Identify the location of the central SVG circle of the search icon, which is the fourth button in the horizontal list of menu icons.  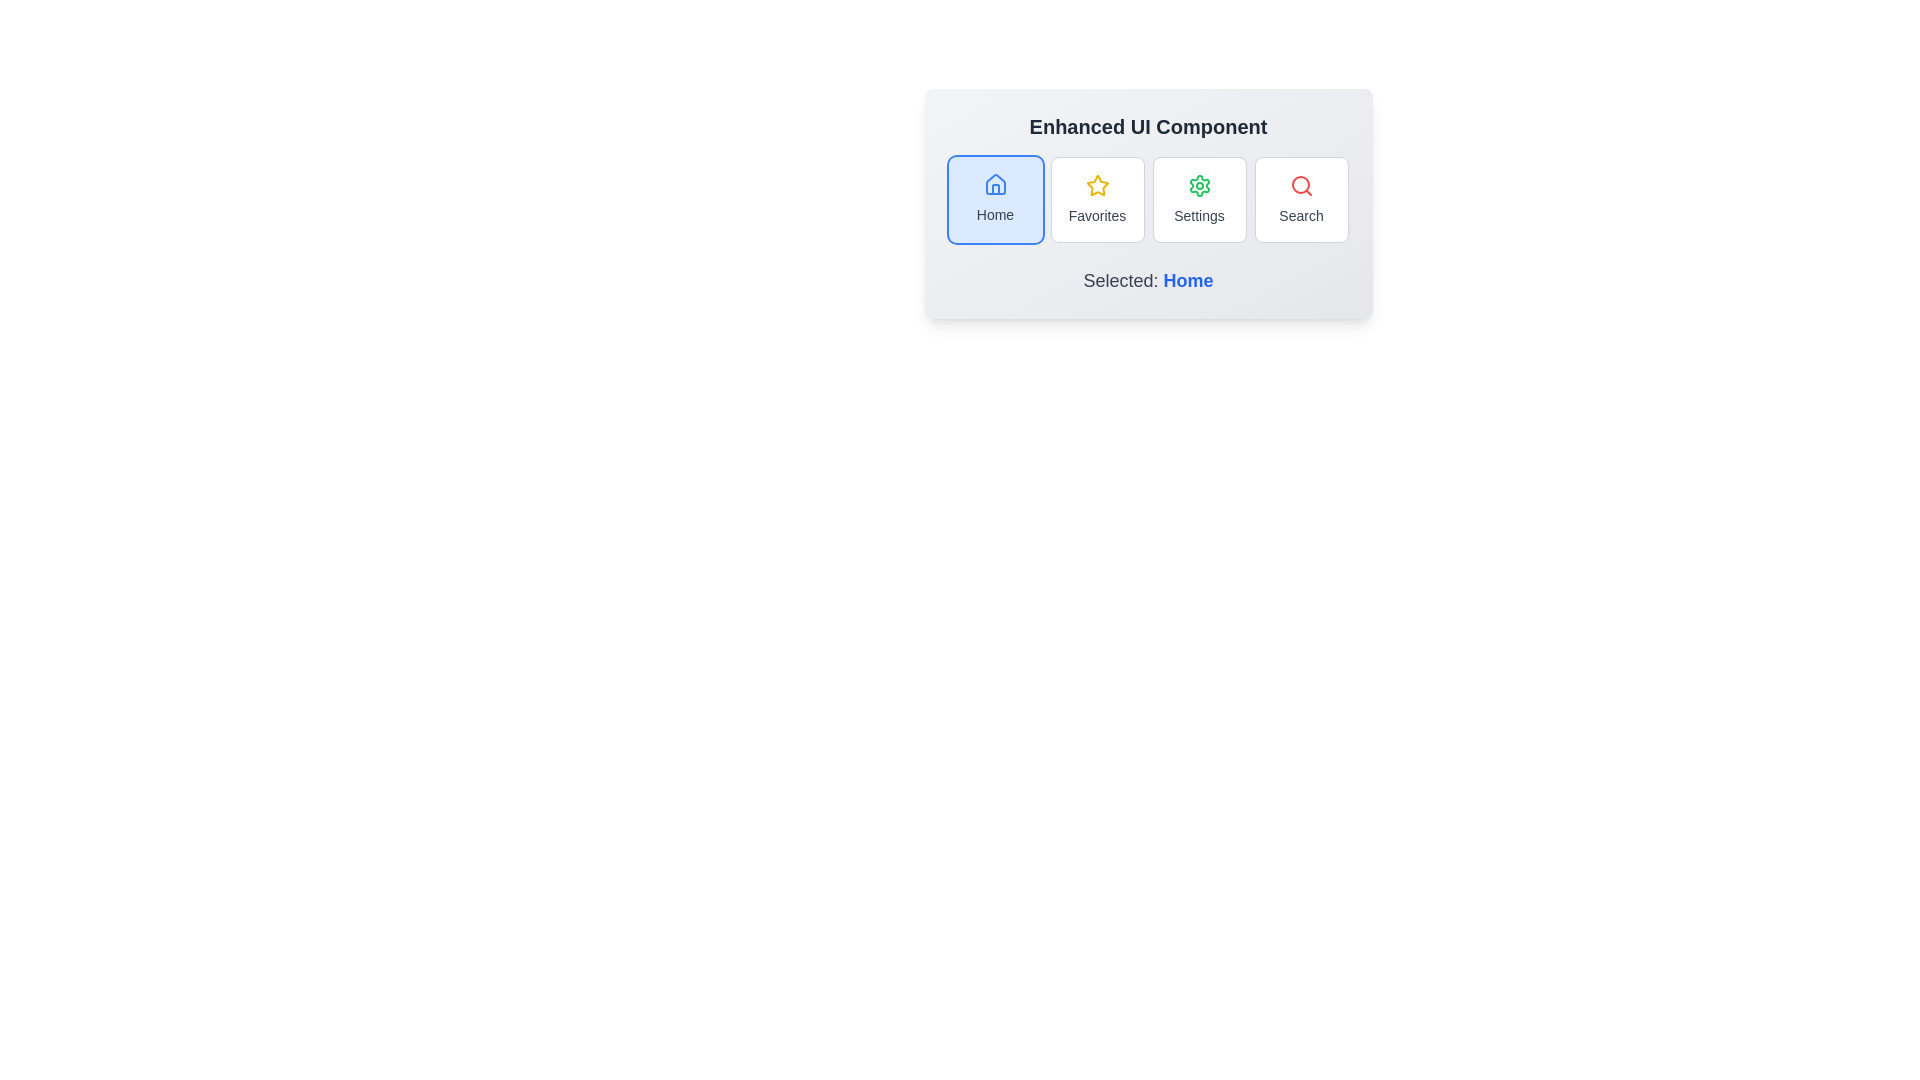
(1300, 185).